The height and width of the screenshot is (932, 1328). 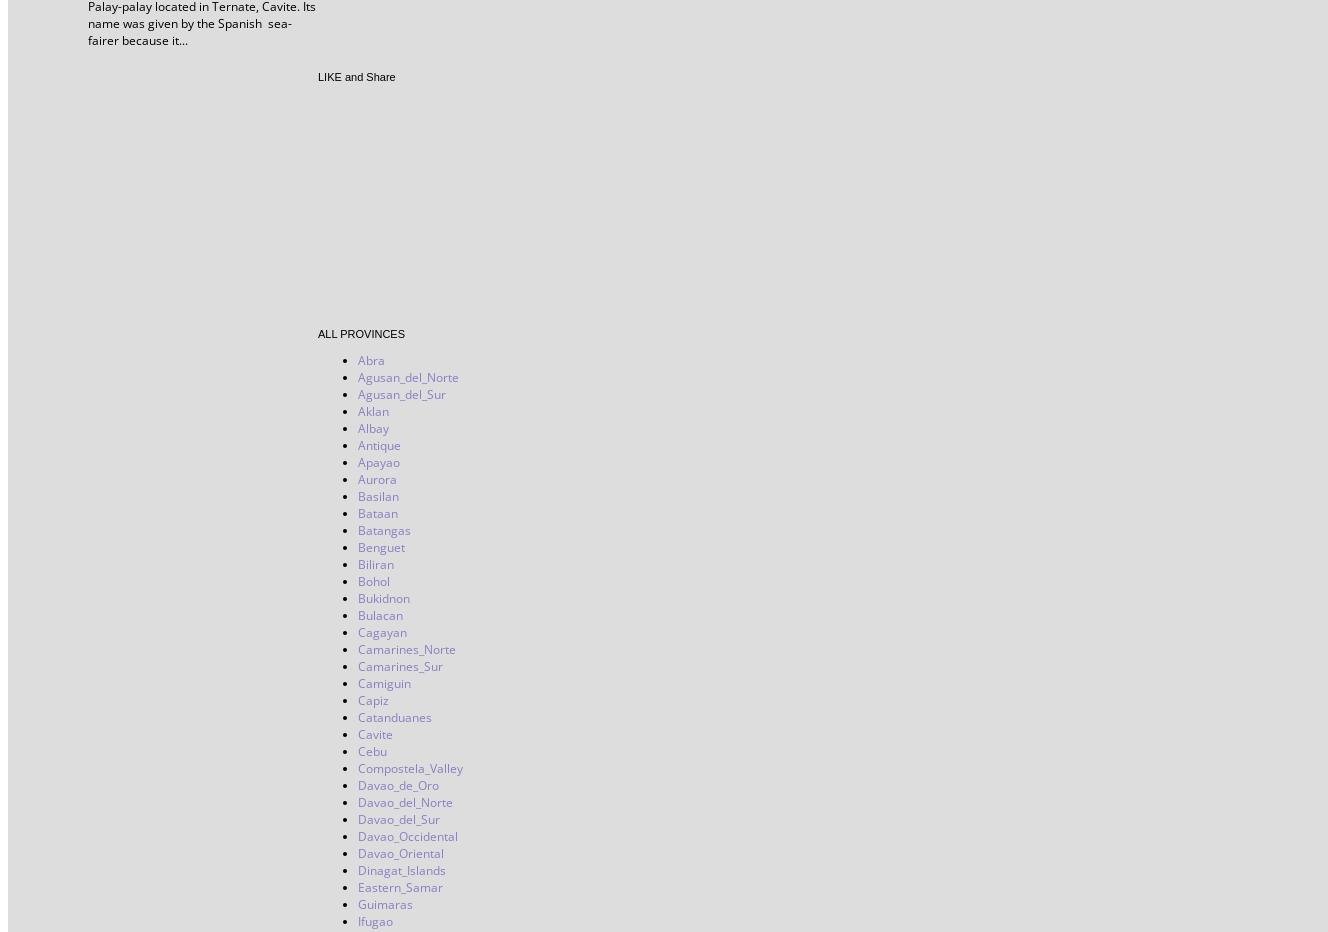 I want to click on 'Davao_Oriental', so click(x=401, y=852).